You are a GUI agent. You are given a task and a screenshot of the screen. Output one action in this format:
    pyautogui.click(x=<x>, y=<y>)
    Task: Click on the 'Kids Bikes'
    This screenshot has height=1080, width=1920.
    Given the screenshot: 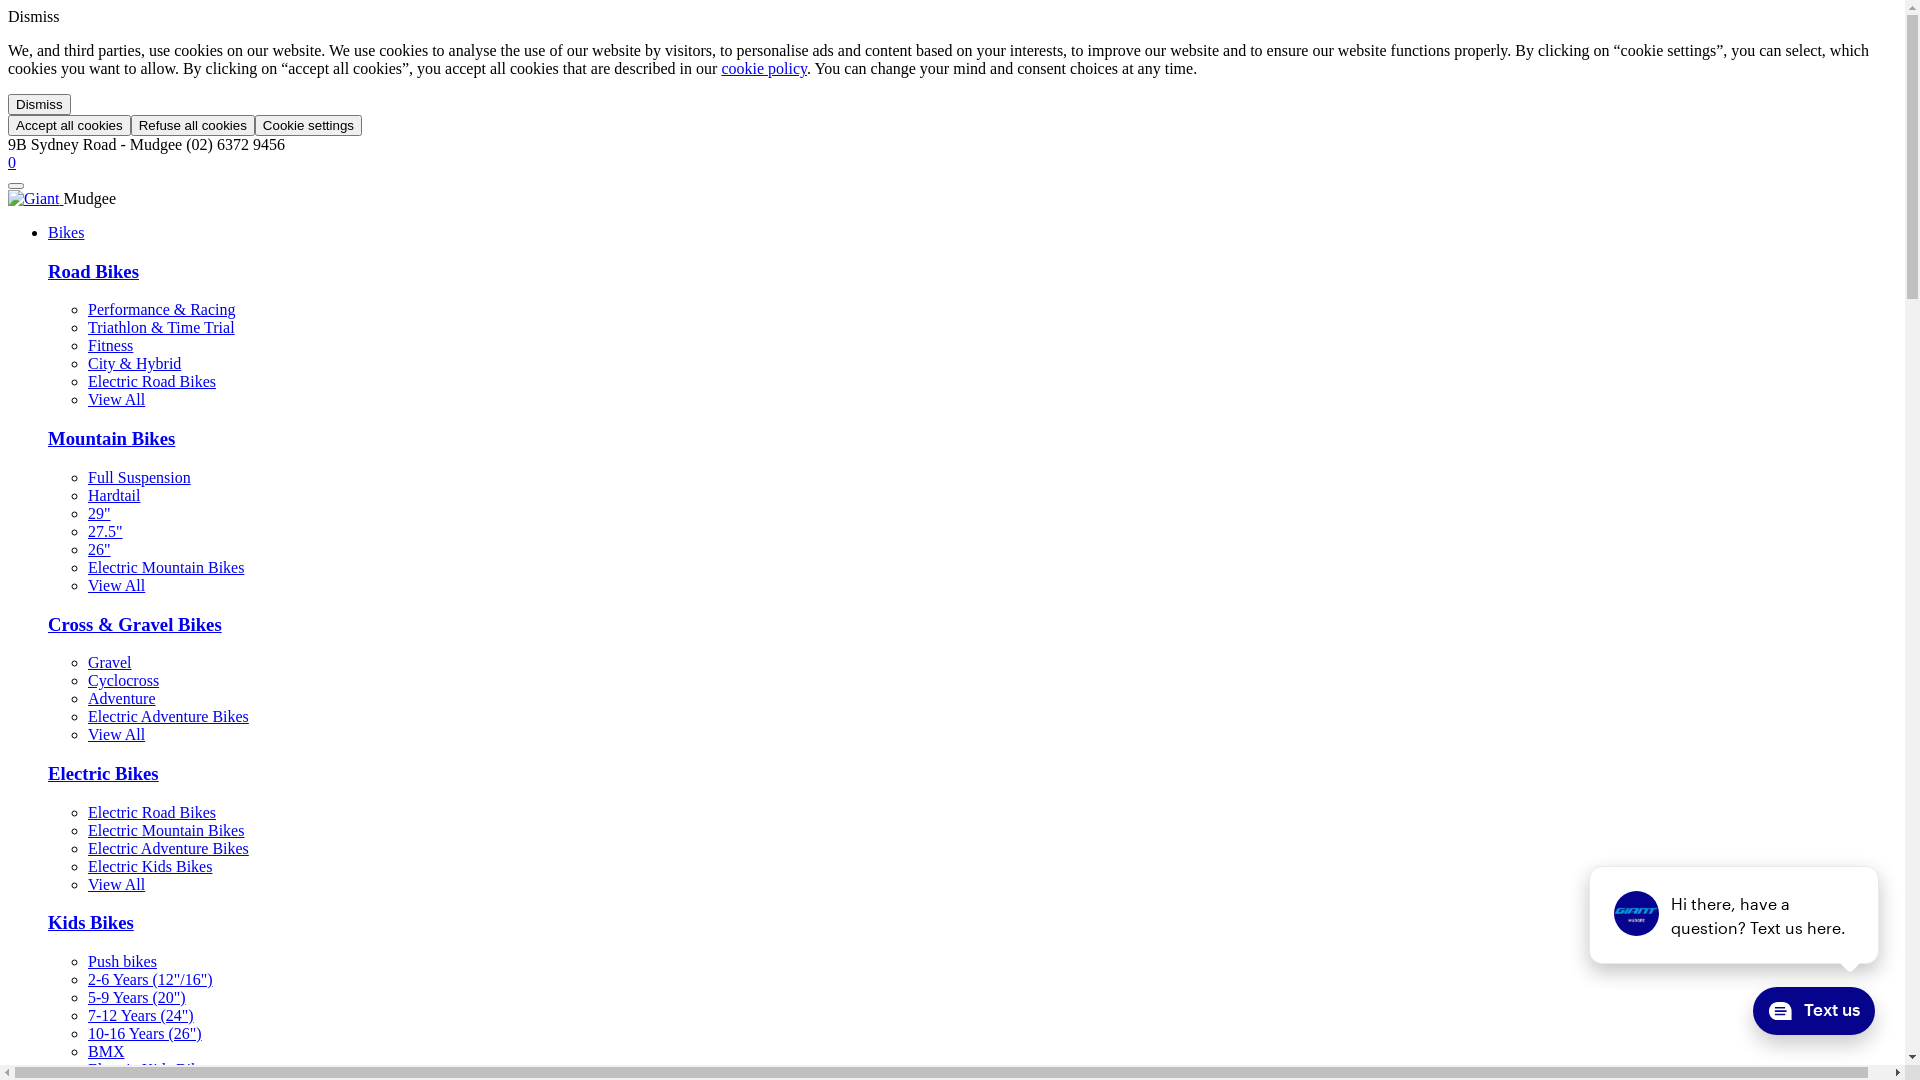 What is the action you would take?
    pyautogui.click(x=90, y=922)
    